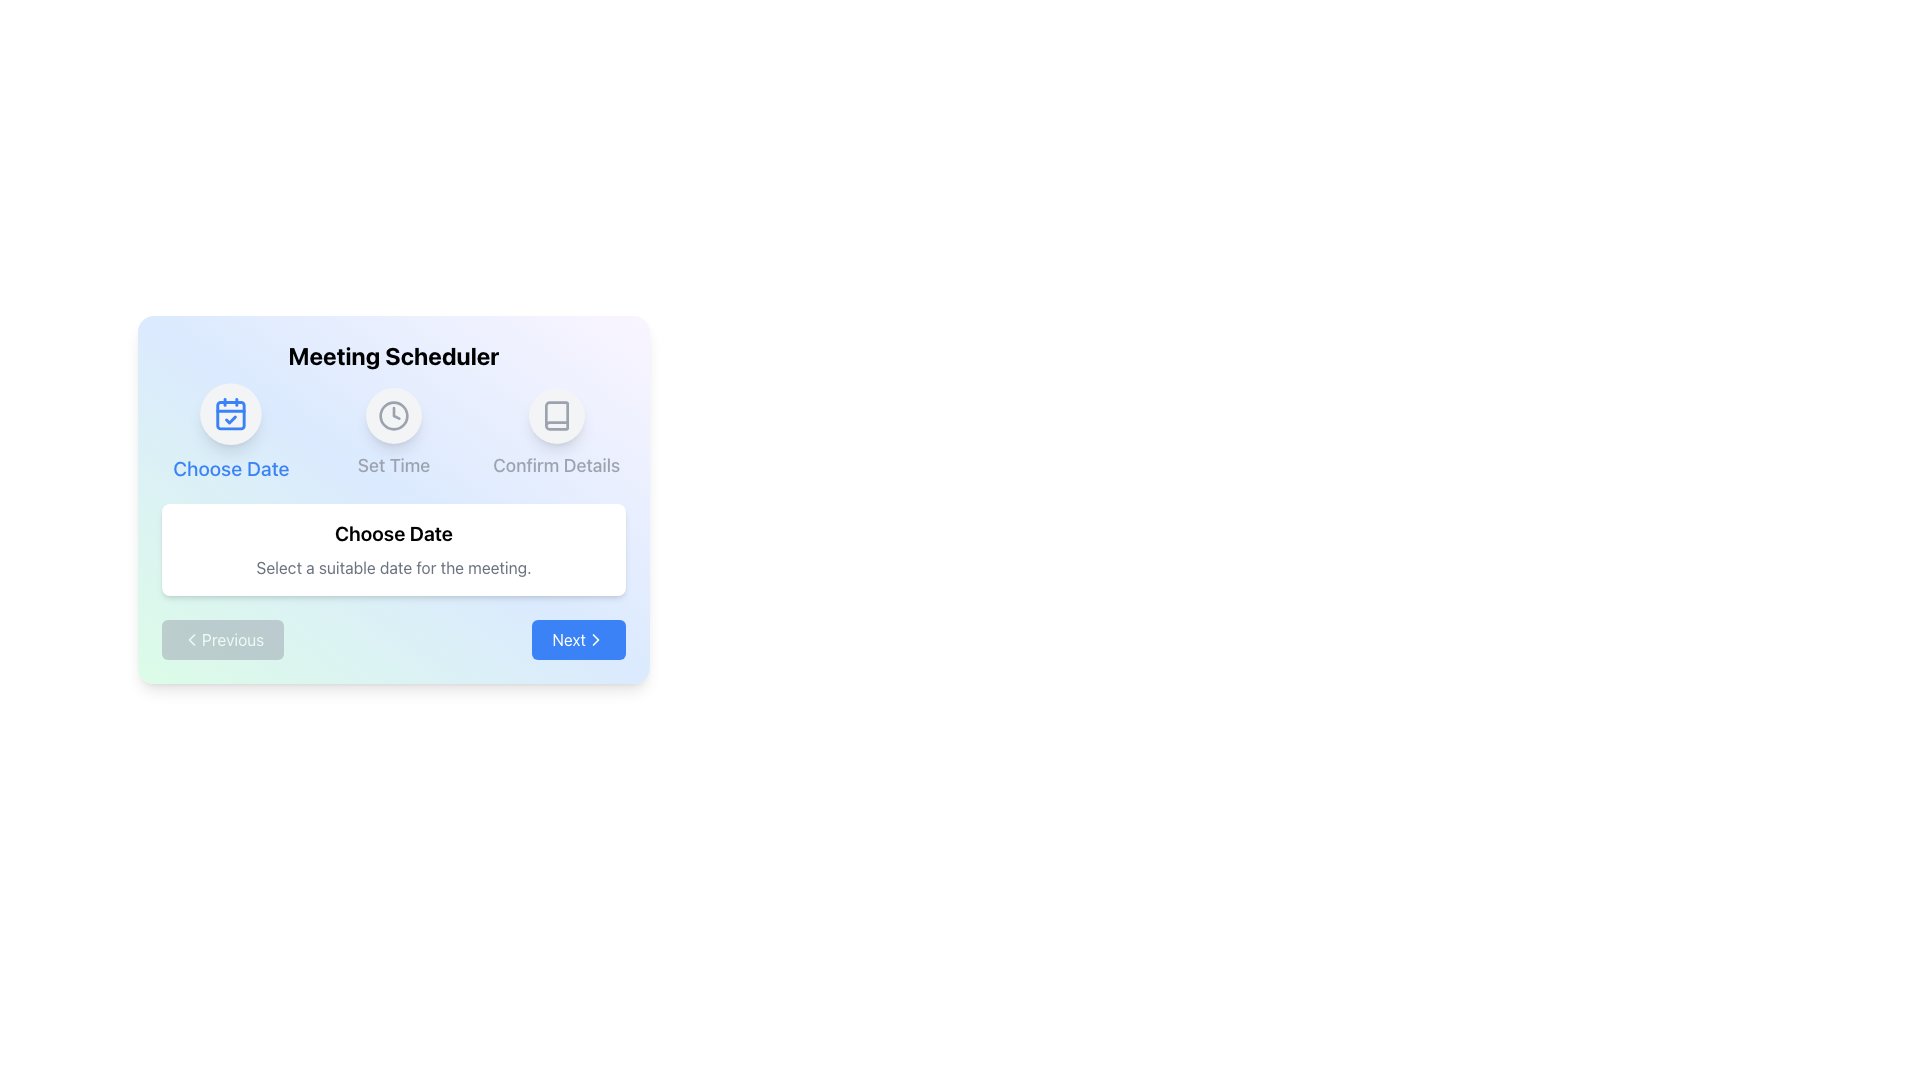  What do you see at coordinates (556, 415) in the screenshot?
I see `the circular icon with a light gray background and a book-like symbol, located at the top-right of the 'Confirm Details' section` at bounding box center [556, 415].